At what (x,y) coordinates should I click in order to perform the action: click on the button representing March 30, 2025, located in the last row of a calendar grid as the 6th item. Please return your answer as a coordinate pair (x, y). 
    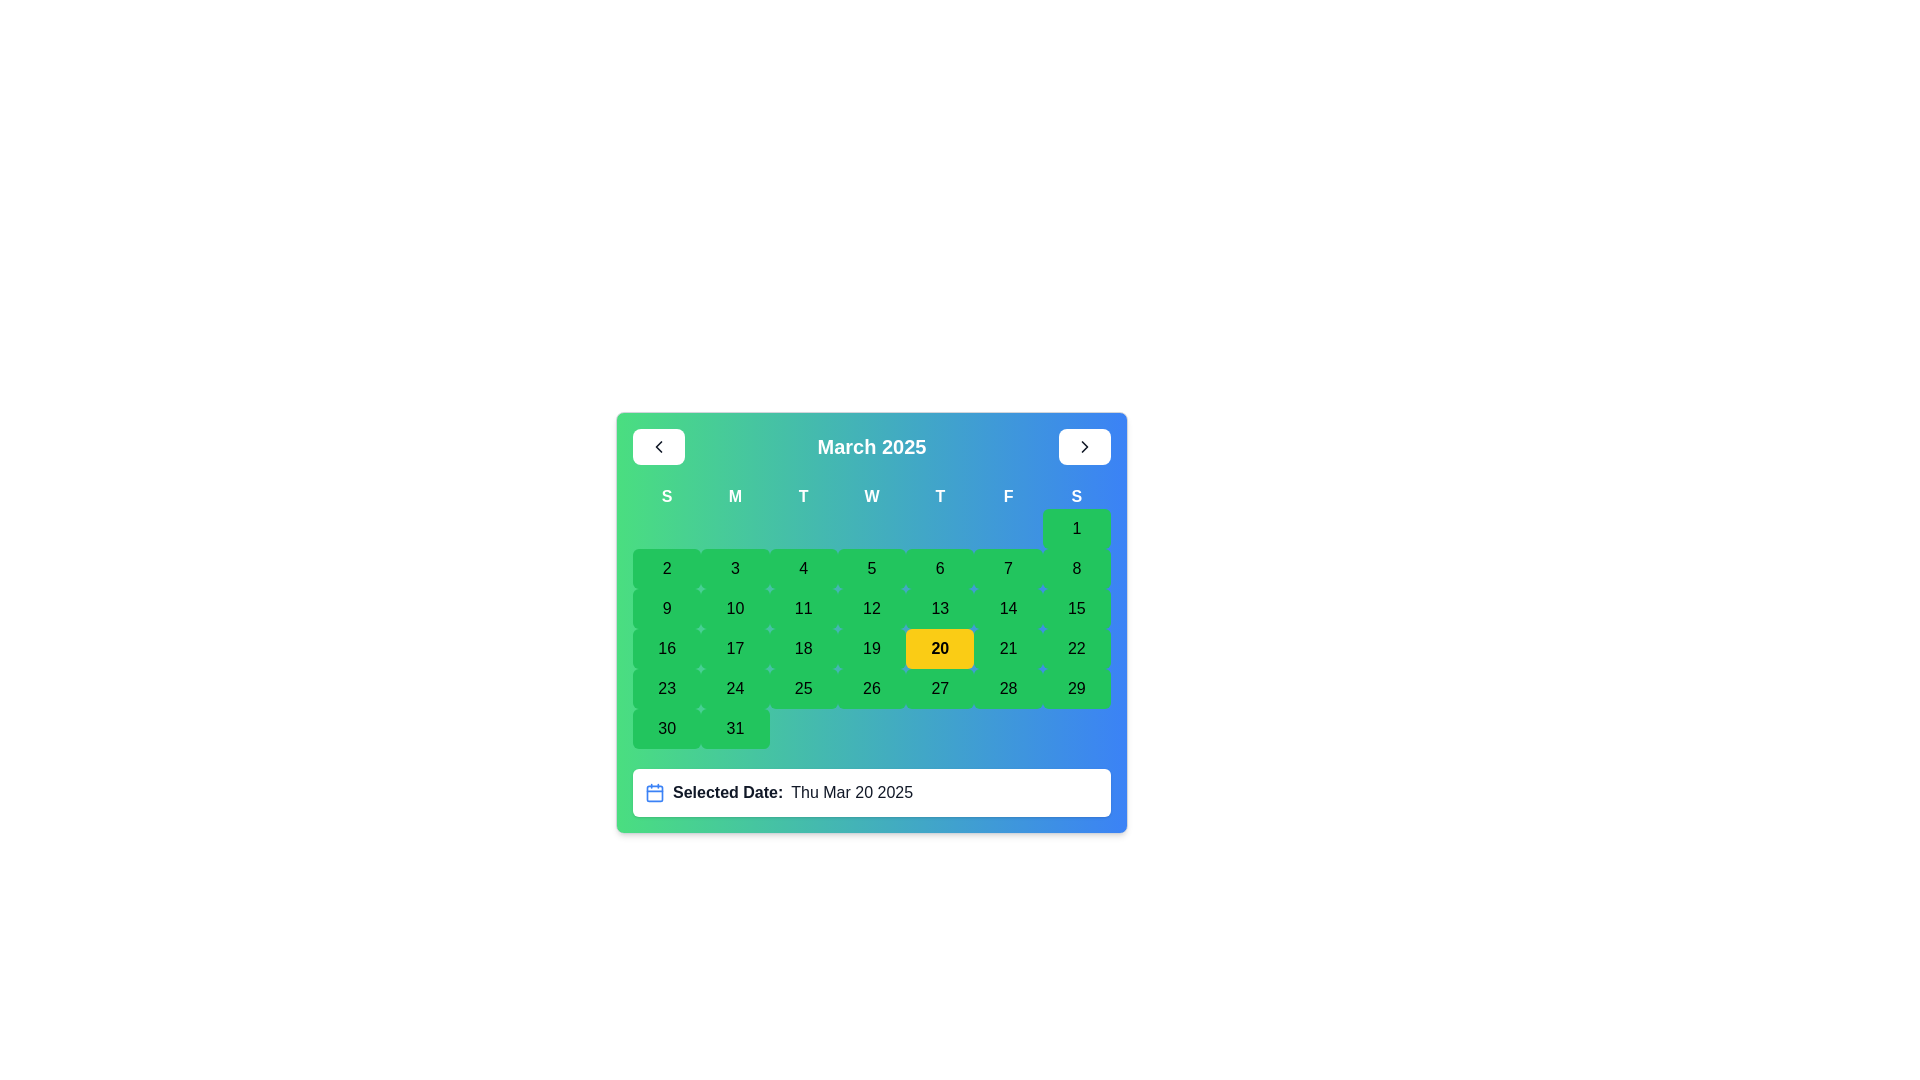
    Looking at the image, I should click on (667, 729).